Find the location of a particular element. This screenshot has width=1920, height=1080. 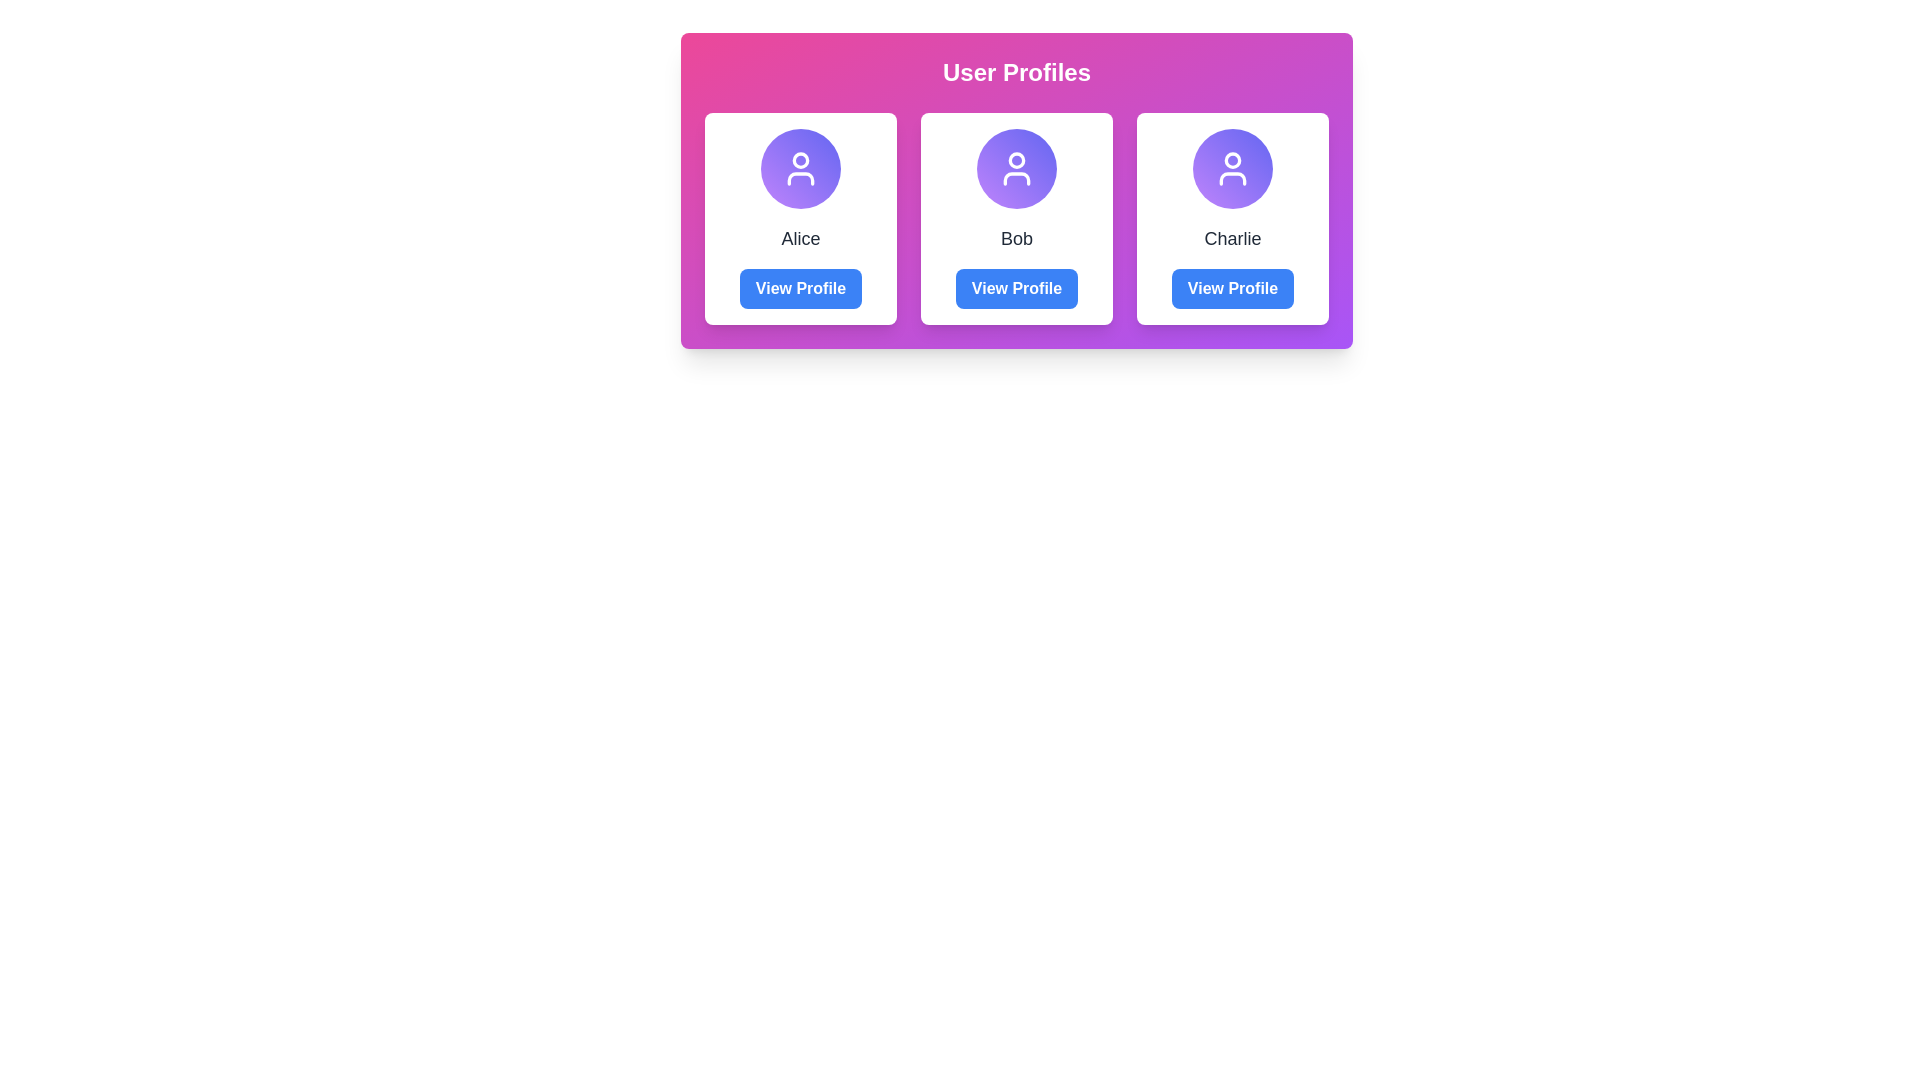

the user profile icon representing 'Charlie' located in the third card under 'User Profiles' is located at coordinates (1232, 168).